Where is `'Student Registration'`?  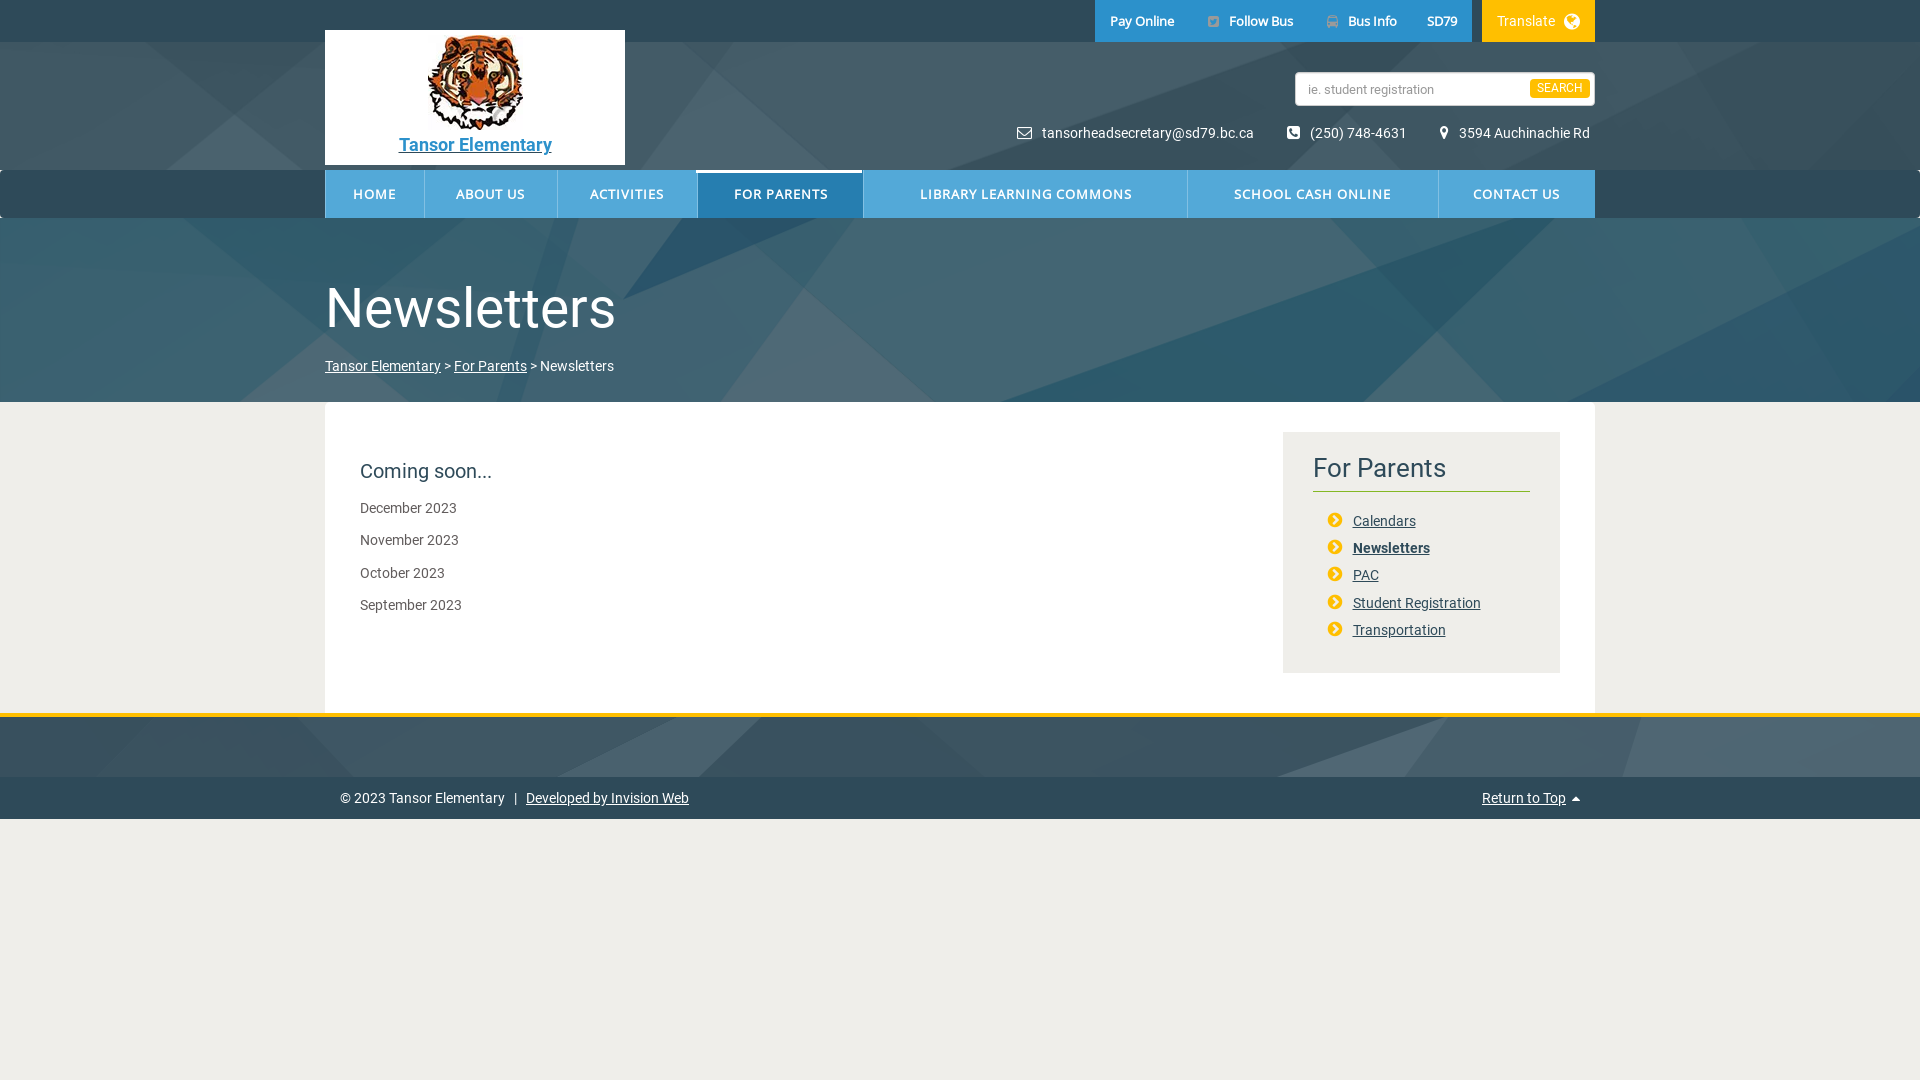 'Student Registration' is located at coordinates (1415, 601).